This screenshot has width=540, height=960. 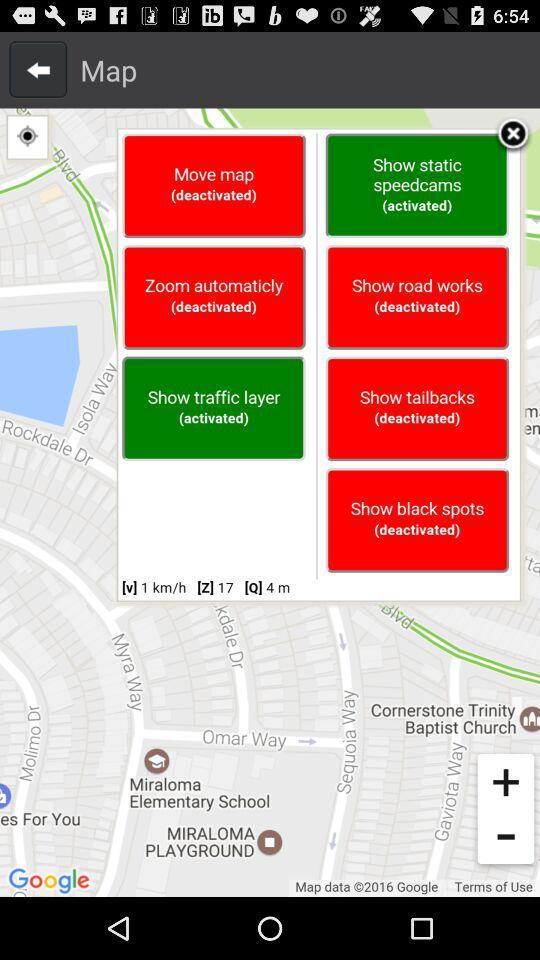 What do you see at coordinates (38, 74) in the screenshot?
I see `the arrow_backward icon` at bounding box center [38, 74].